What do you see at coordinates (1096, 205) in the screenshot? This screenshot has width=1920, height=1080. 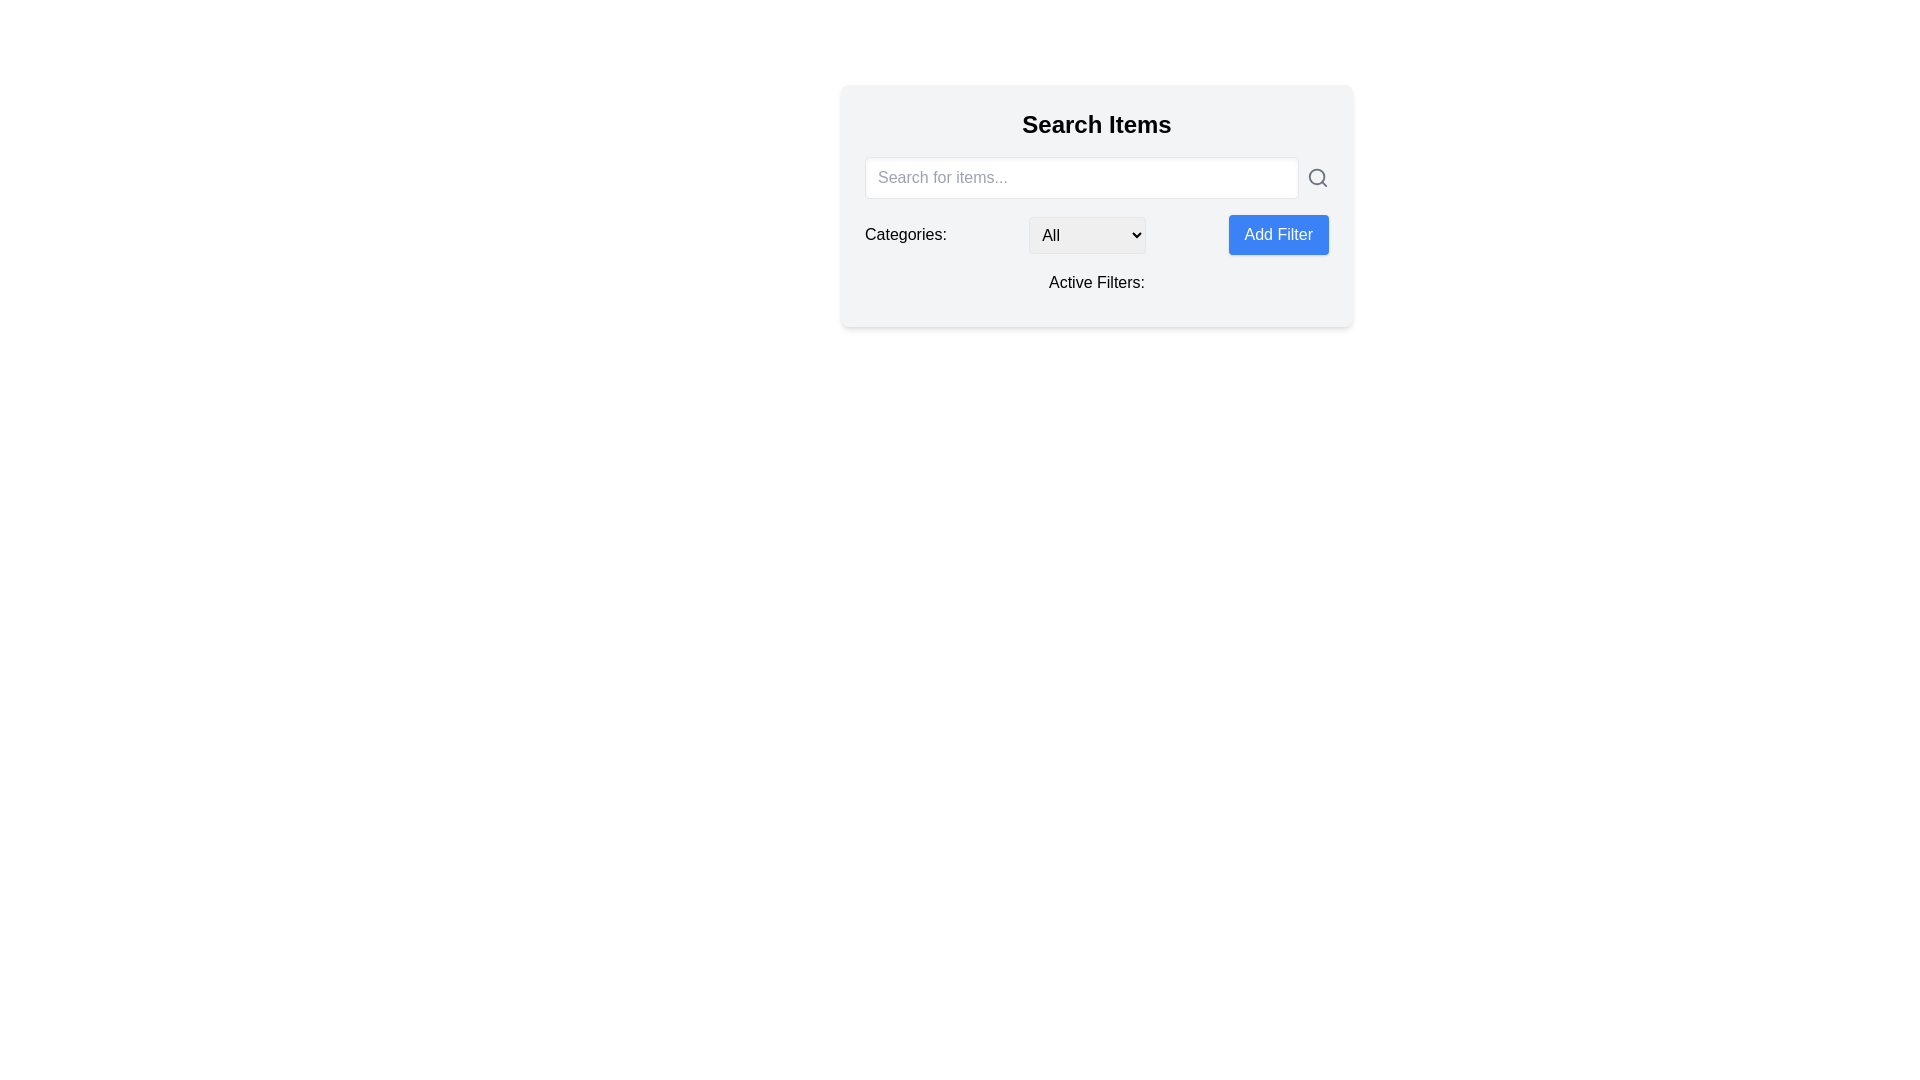 I see `a category from the dropdown in the gray rectangular card titled 'Search Items' that contains various interface elements including a search input and an 'Add Filter' button` at bounding box center [1096, 205].